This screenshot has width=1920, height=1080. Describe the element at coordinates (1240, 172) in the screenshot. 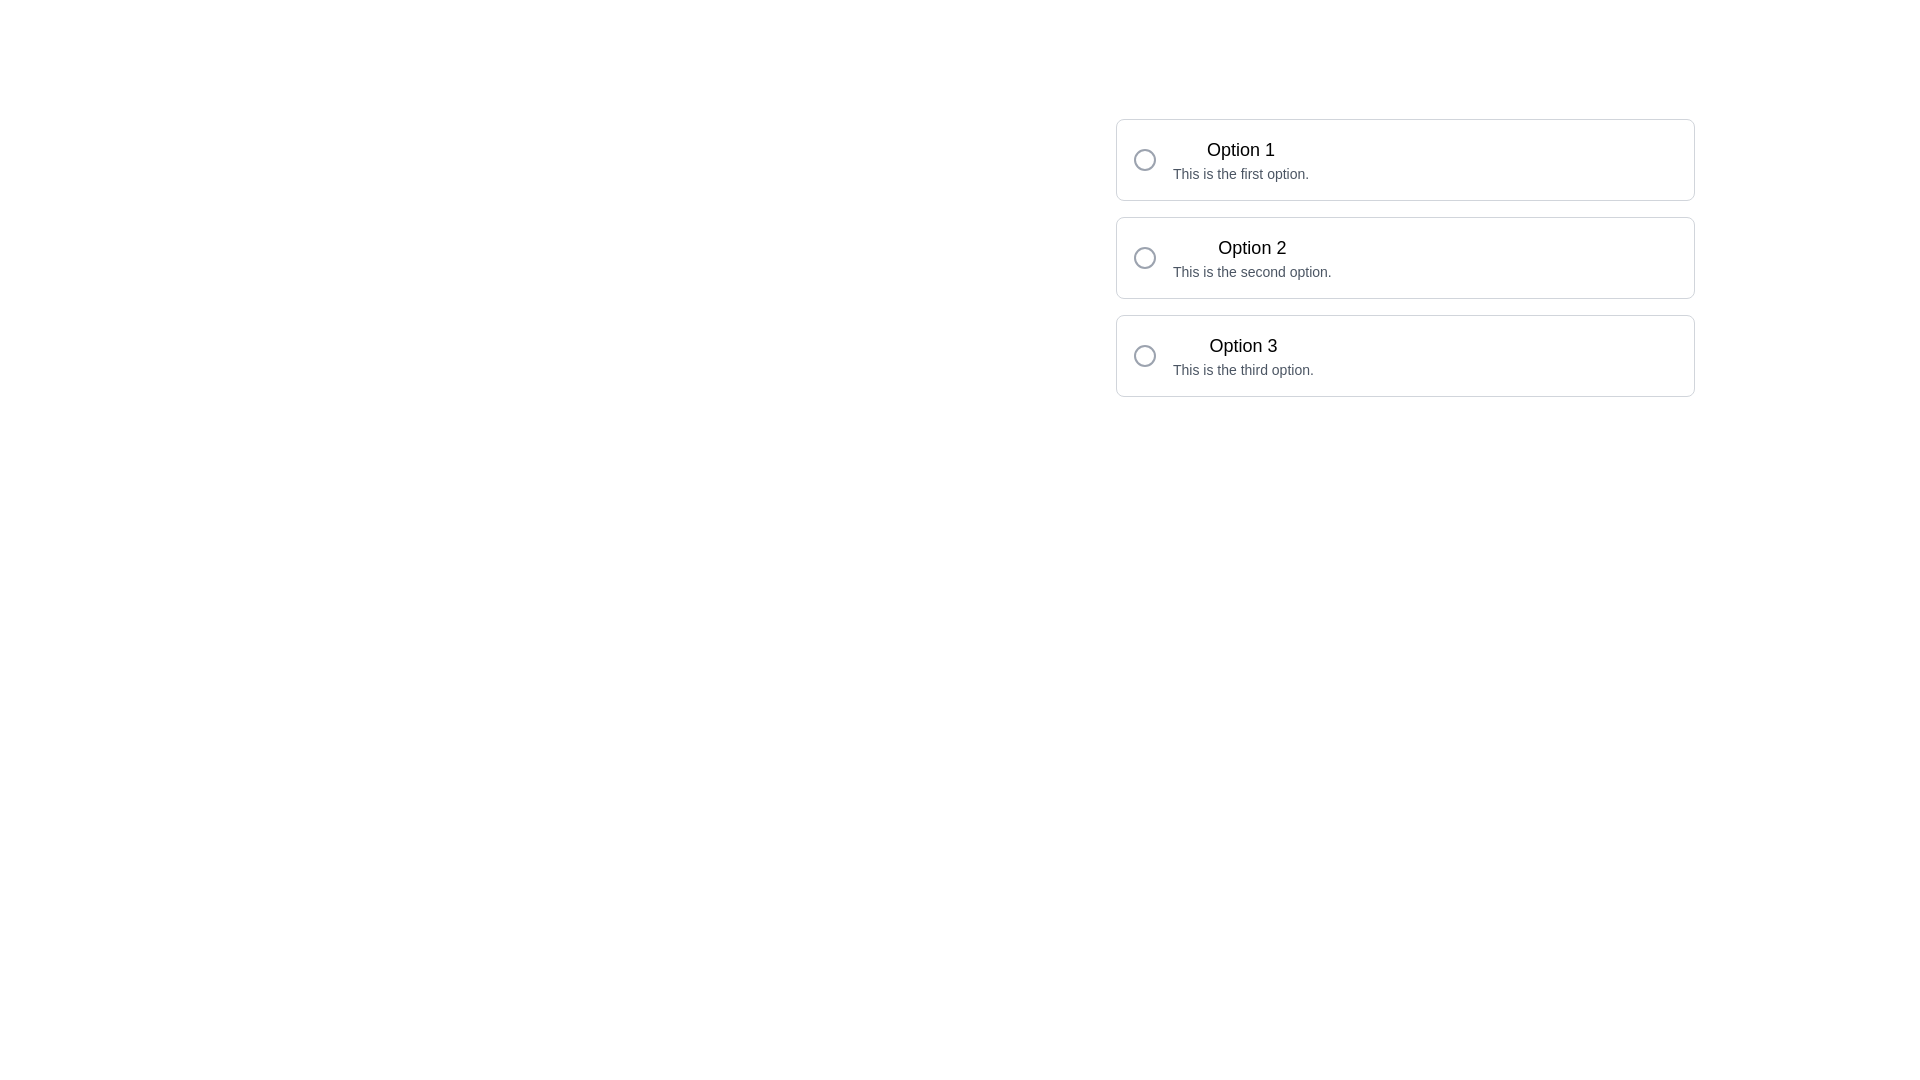

I see `text labeled 'This is the first option.' which is a small-sized gray paragraph positioned below 'Option 1'` at that location.